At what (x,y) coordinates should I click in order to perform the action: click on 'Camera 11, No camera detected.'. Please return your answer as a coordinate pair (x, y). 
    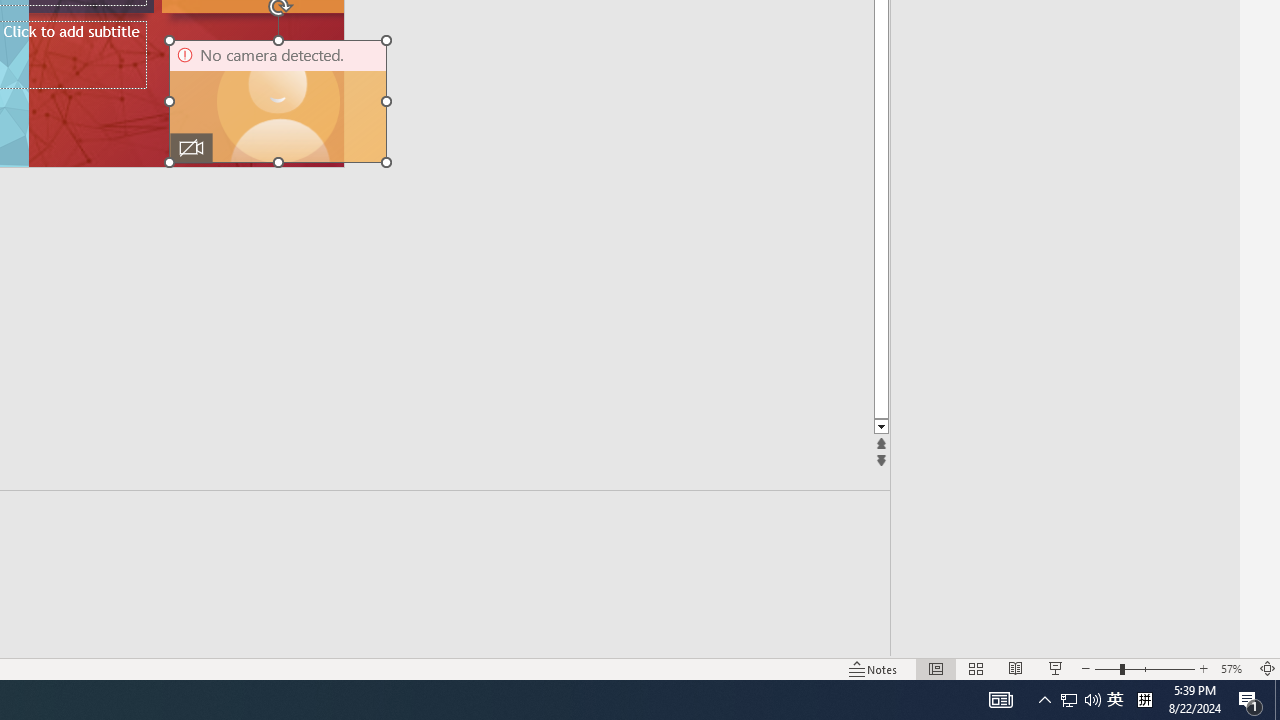
    Looking at the image, I should click on (277, 101).